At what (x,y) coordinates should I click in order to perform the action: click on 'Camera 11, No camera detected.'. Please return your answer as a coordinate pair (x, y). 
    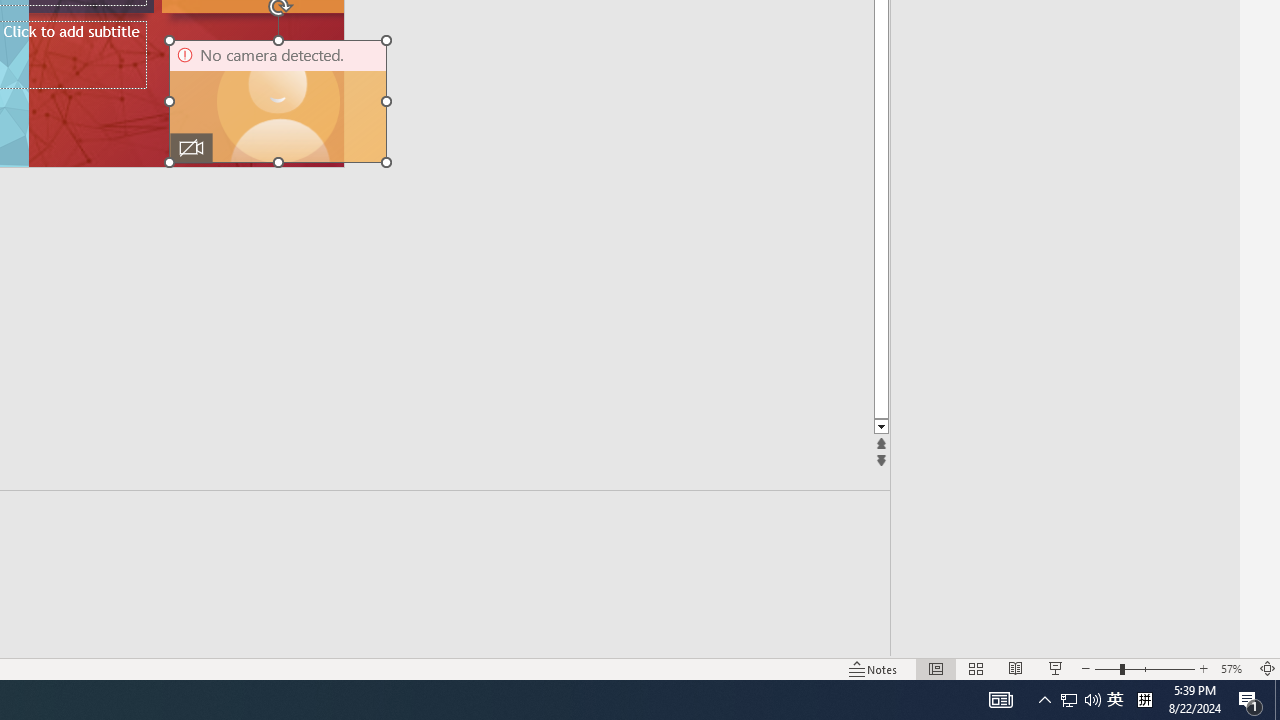
    Looking at the image, I should click on (277, 101).